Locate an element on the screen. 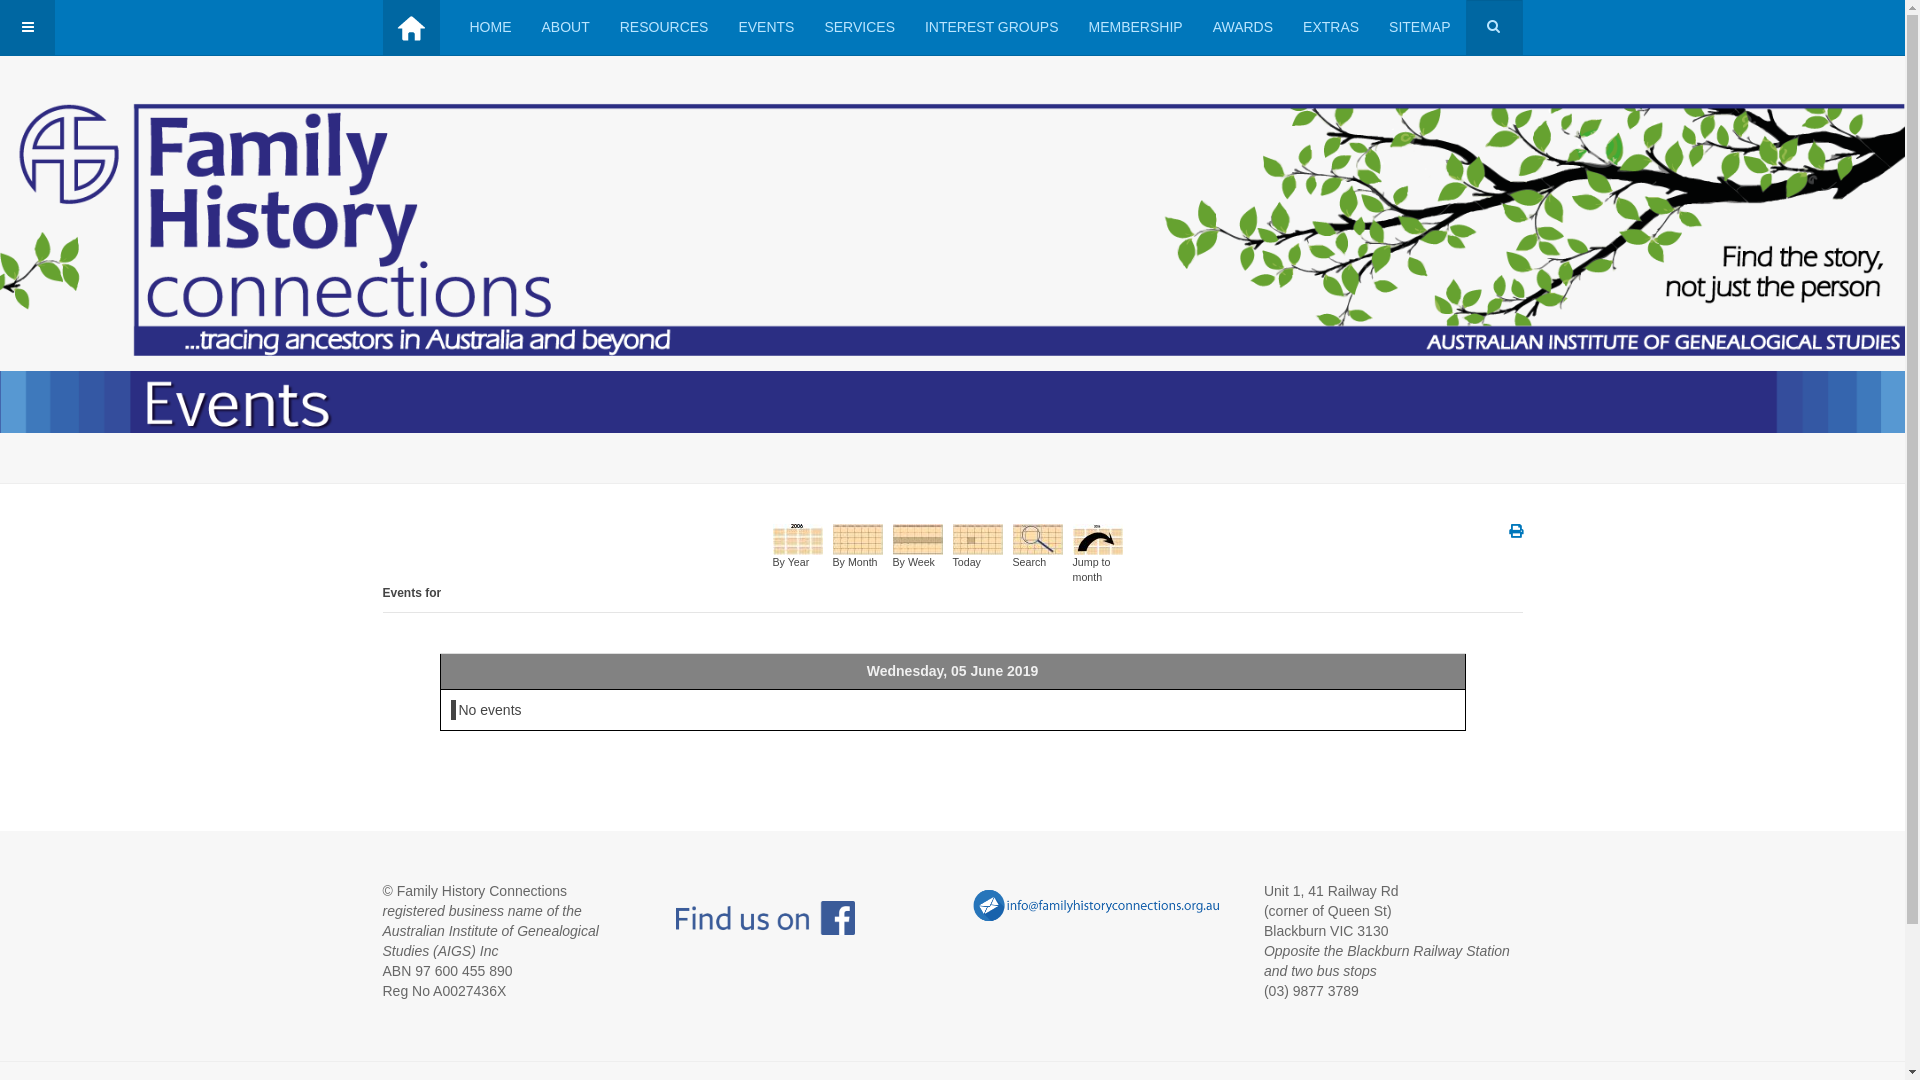 The image size is (1920, 1080). 'Today' is located at coordinates (950, 536).